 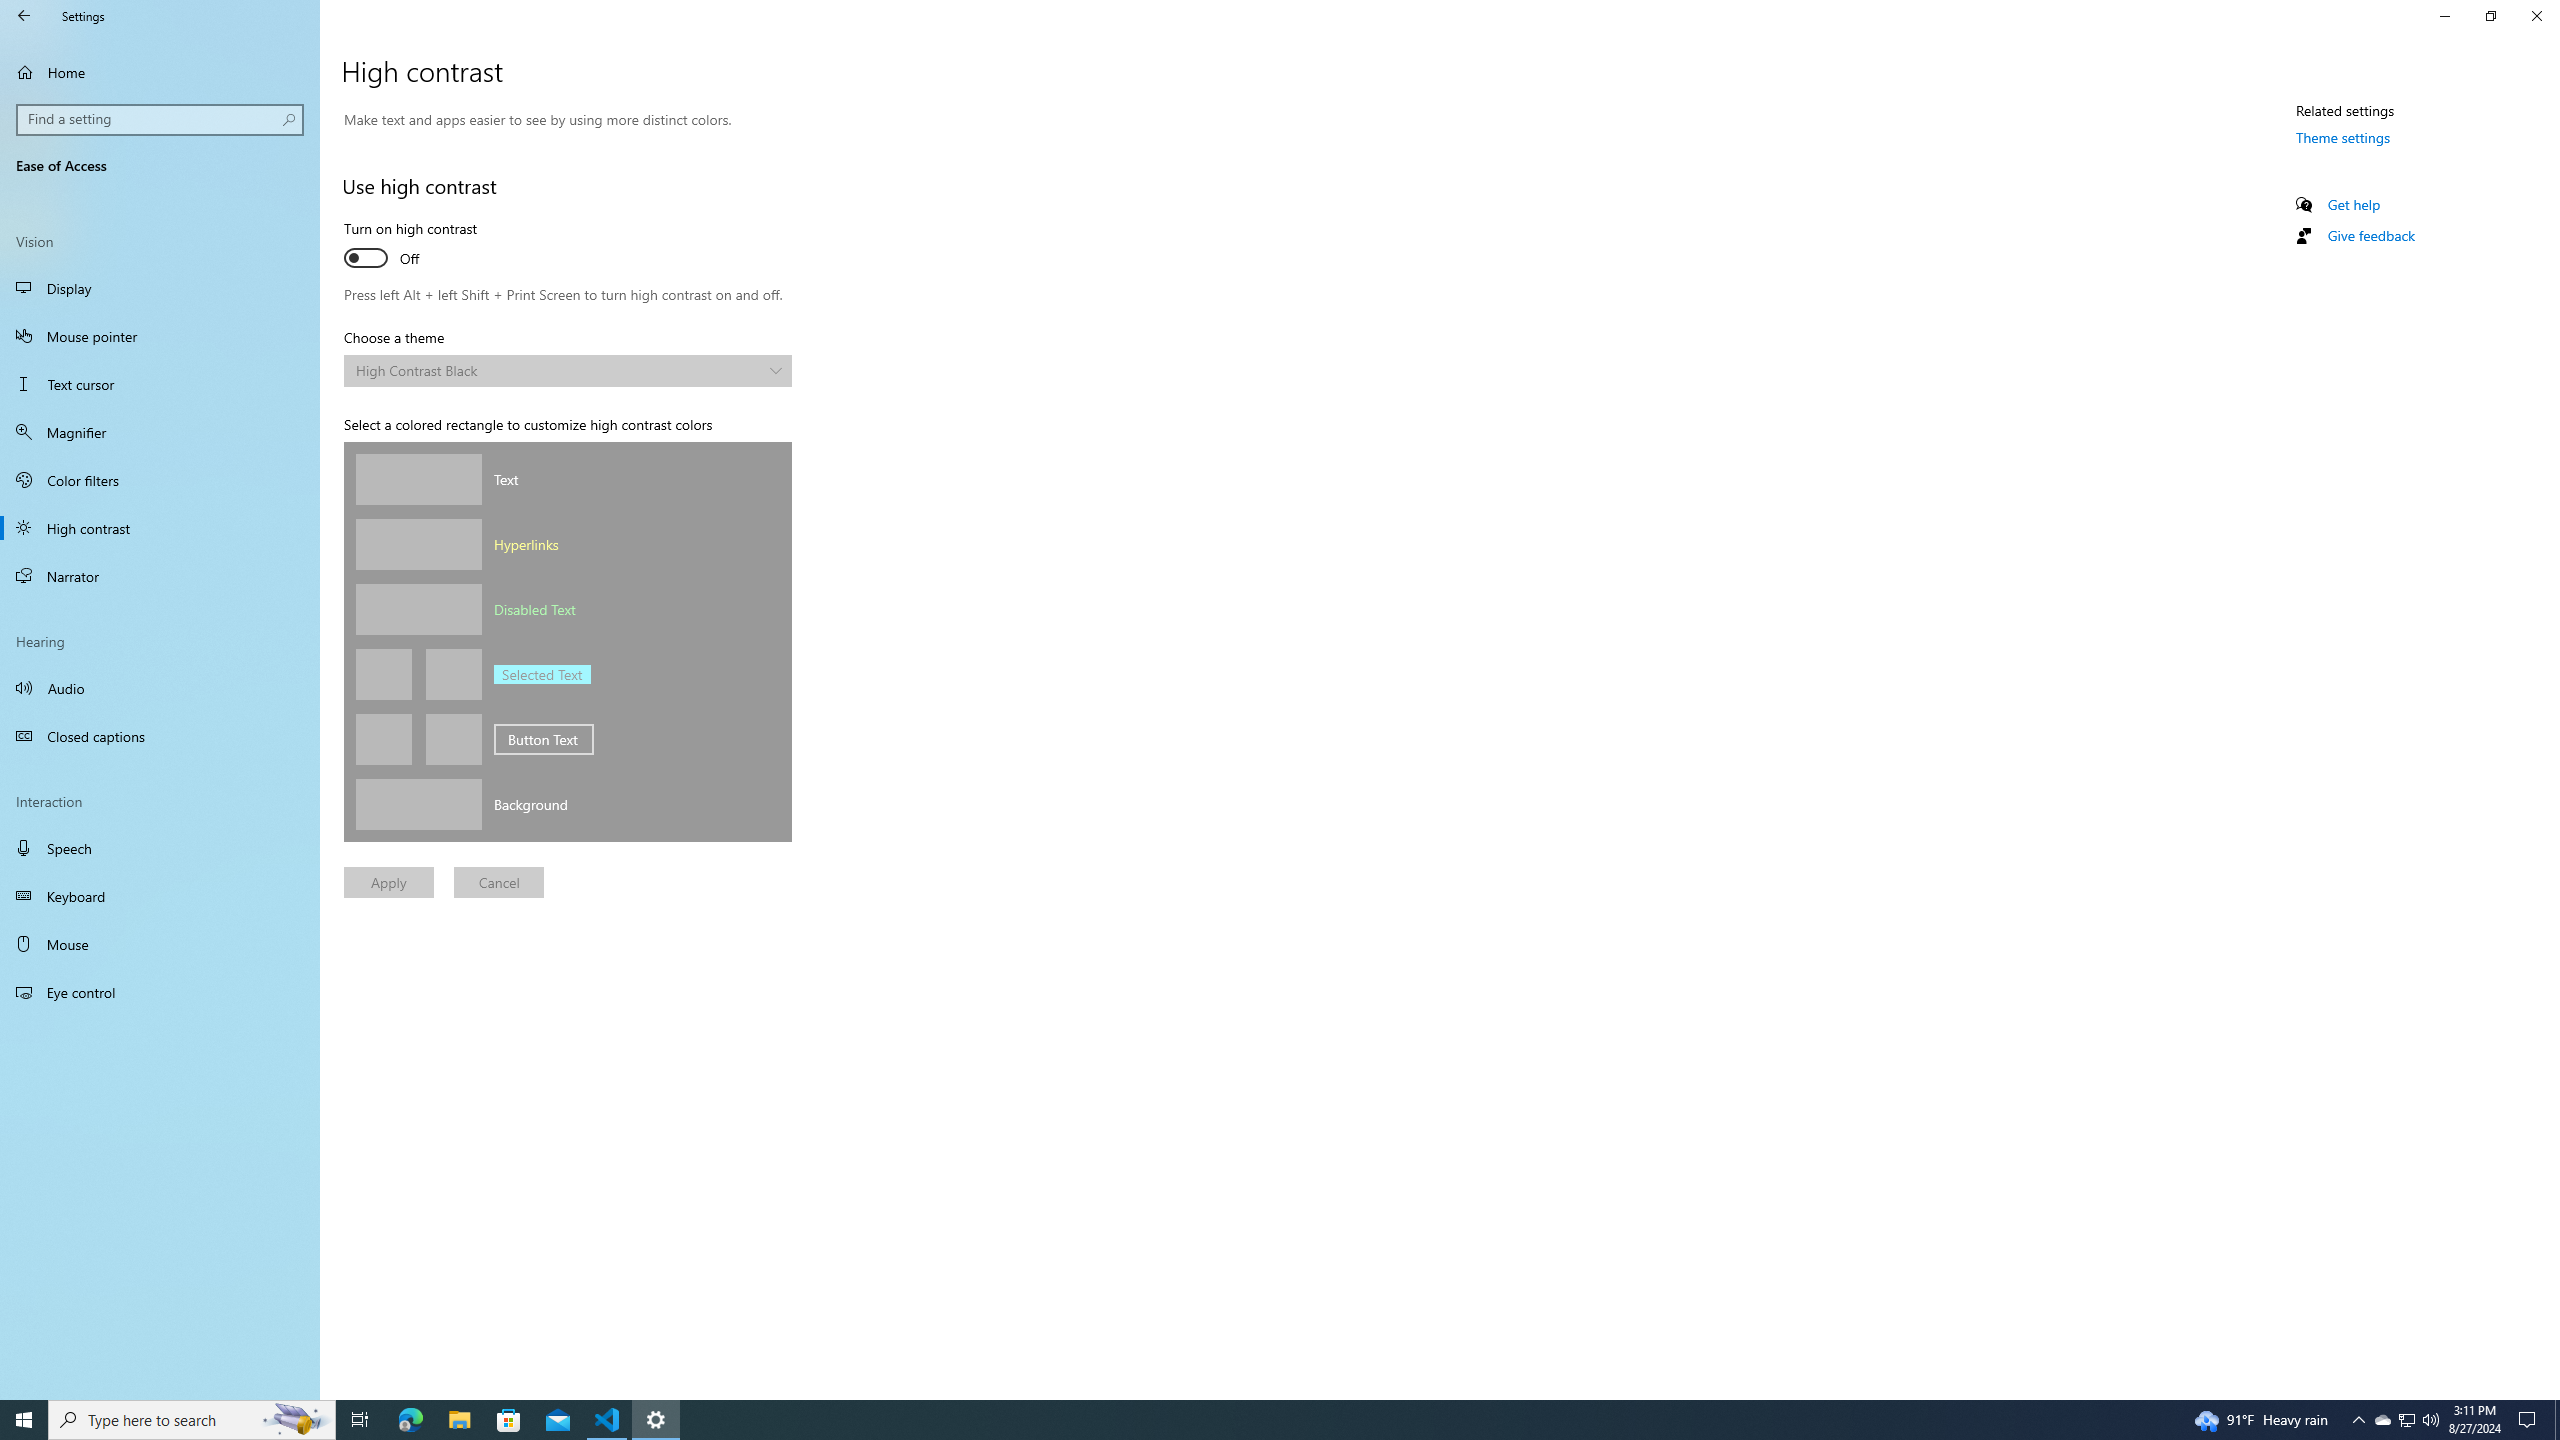 What do you see at coordinates (159, 575) in the screenshot?
I see `'Narrator'` at bounding box center [159, 575].